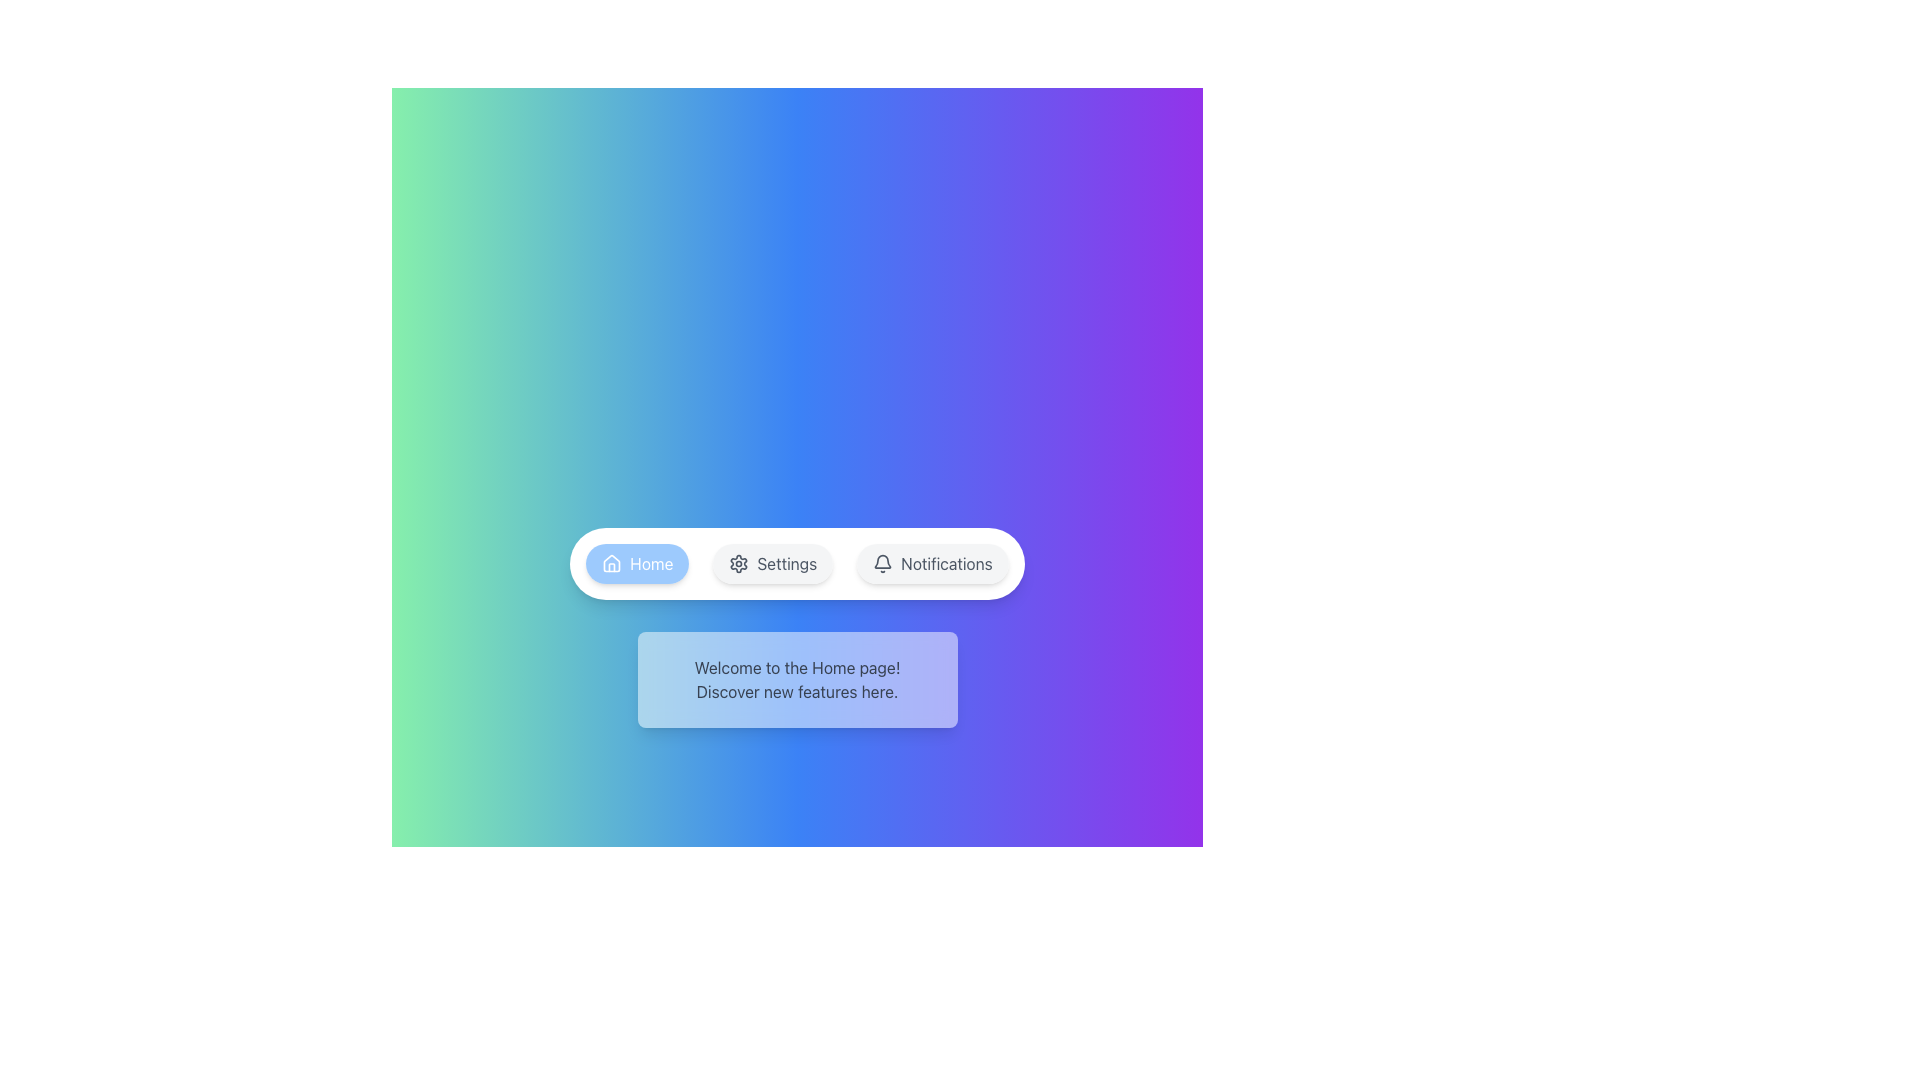  What do you see at coordinates (772, 563) in the screenshot?
I see `the 'Settings' button, which has a light gray background, dark gray text, and a gear icon` at bounding box center [772, 563].